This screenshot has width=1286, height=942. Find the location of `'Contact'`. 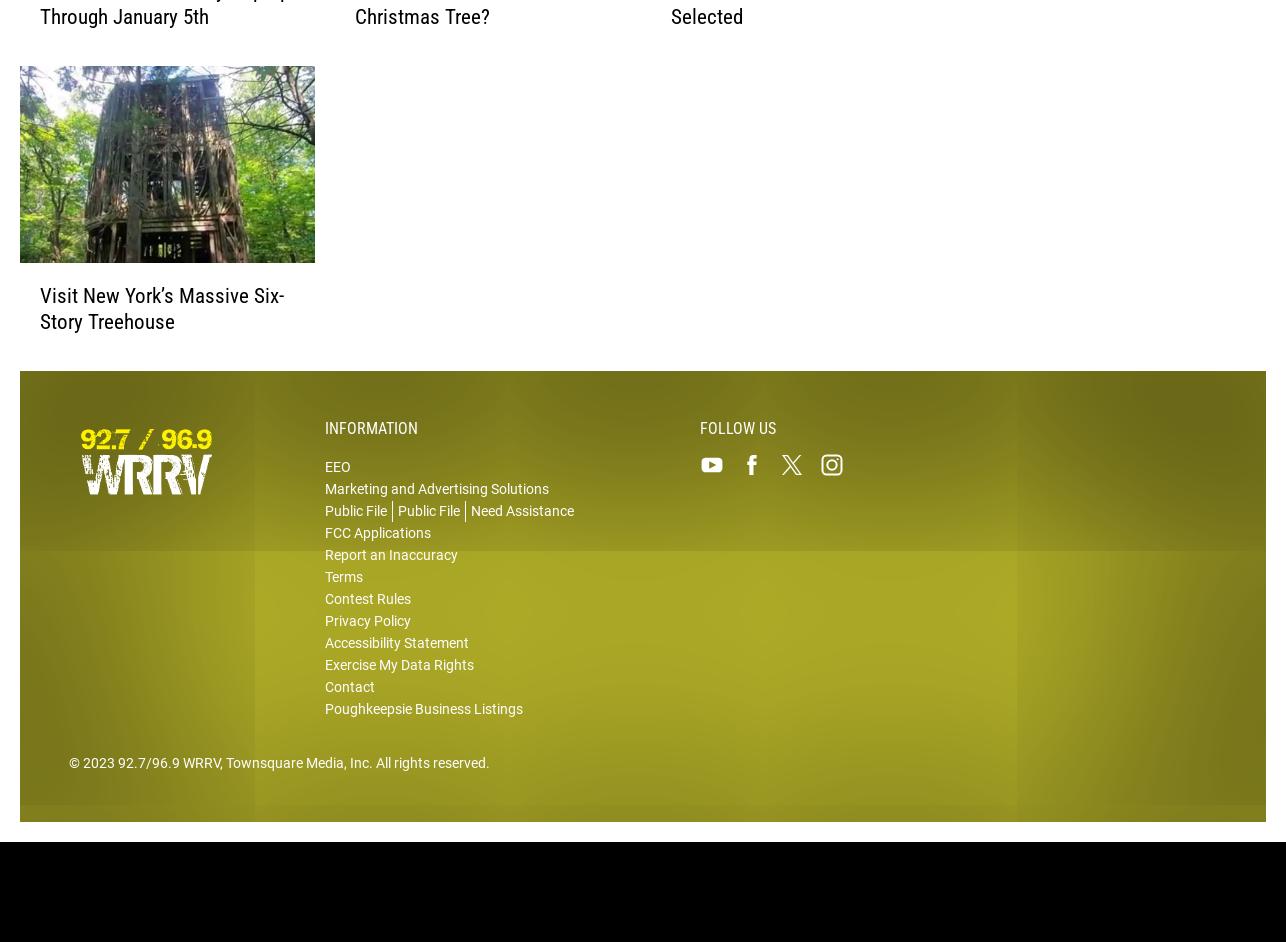

'Contact' is located at coordinates (349, 698).